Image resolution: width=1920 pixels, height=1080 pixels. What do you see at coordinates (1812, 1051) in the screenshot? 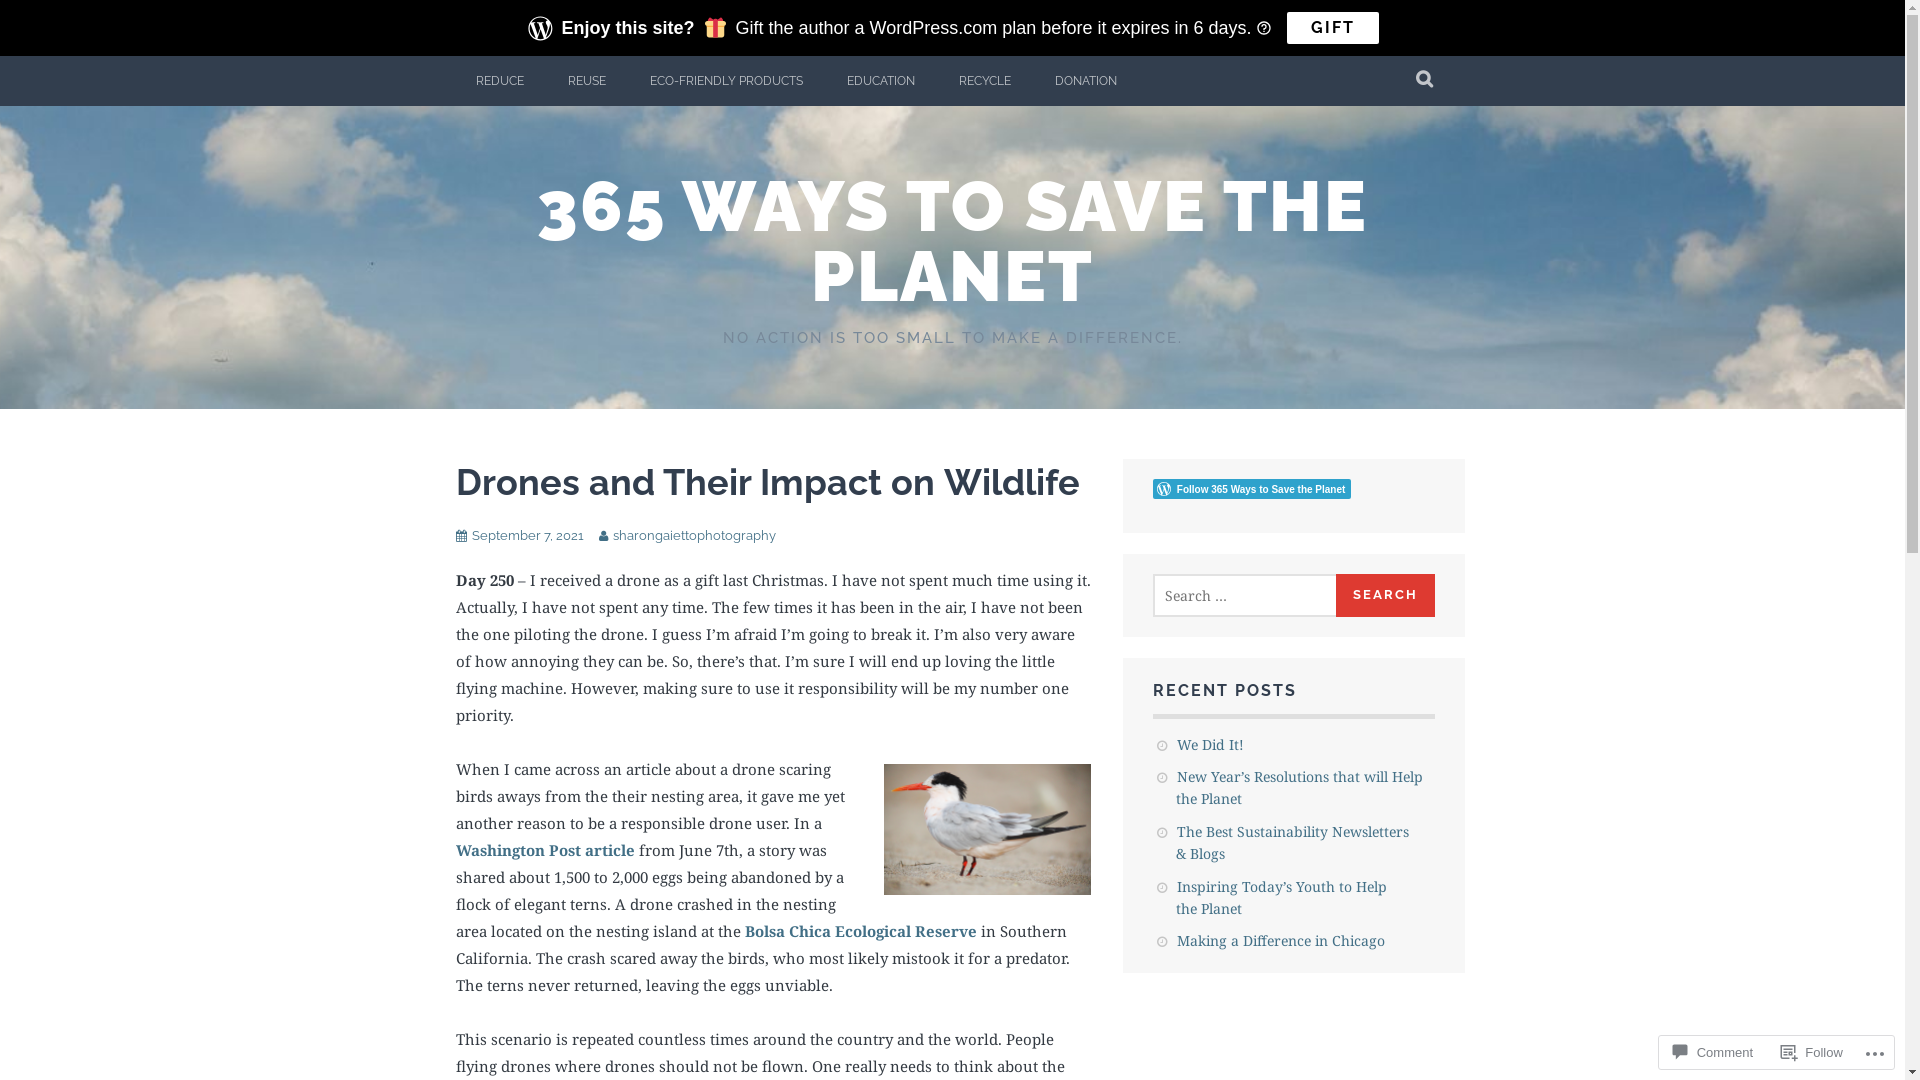
I see `'Follow'` at bounding box center [1812, 1051].